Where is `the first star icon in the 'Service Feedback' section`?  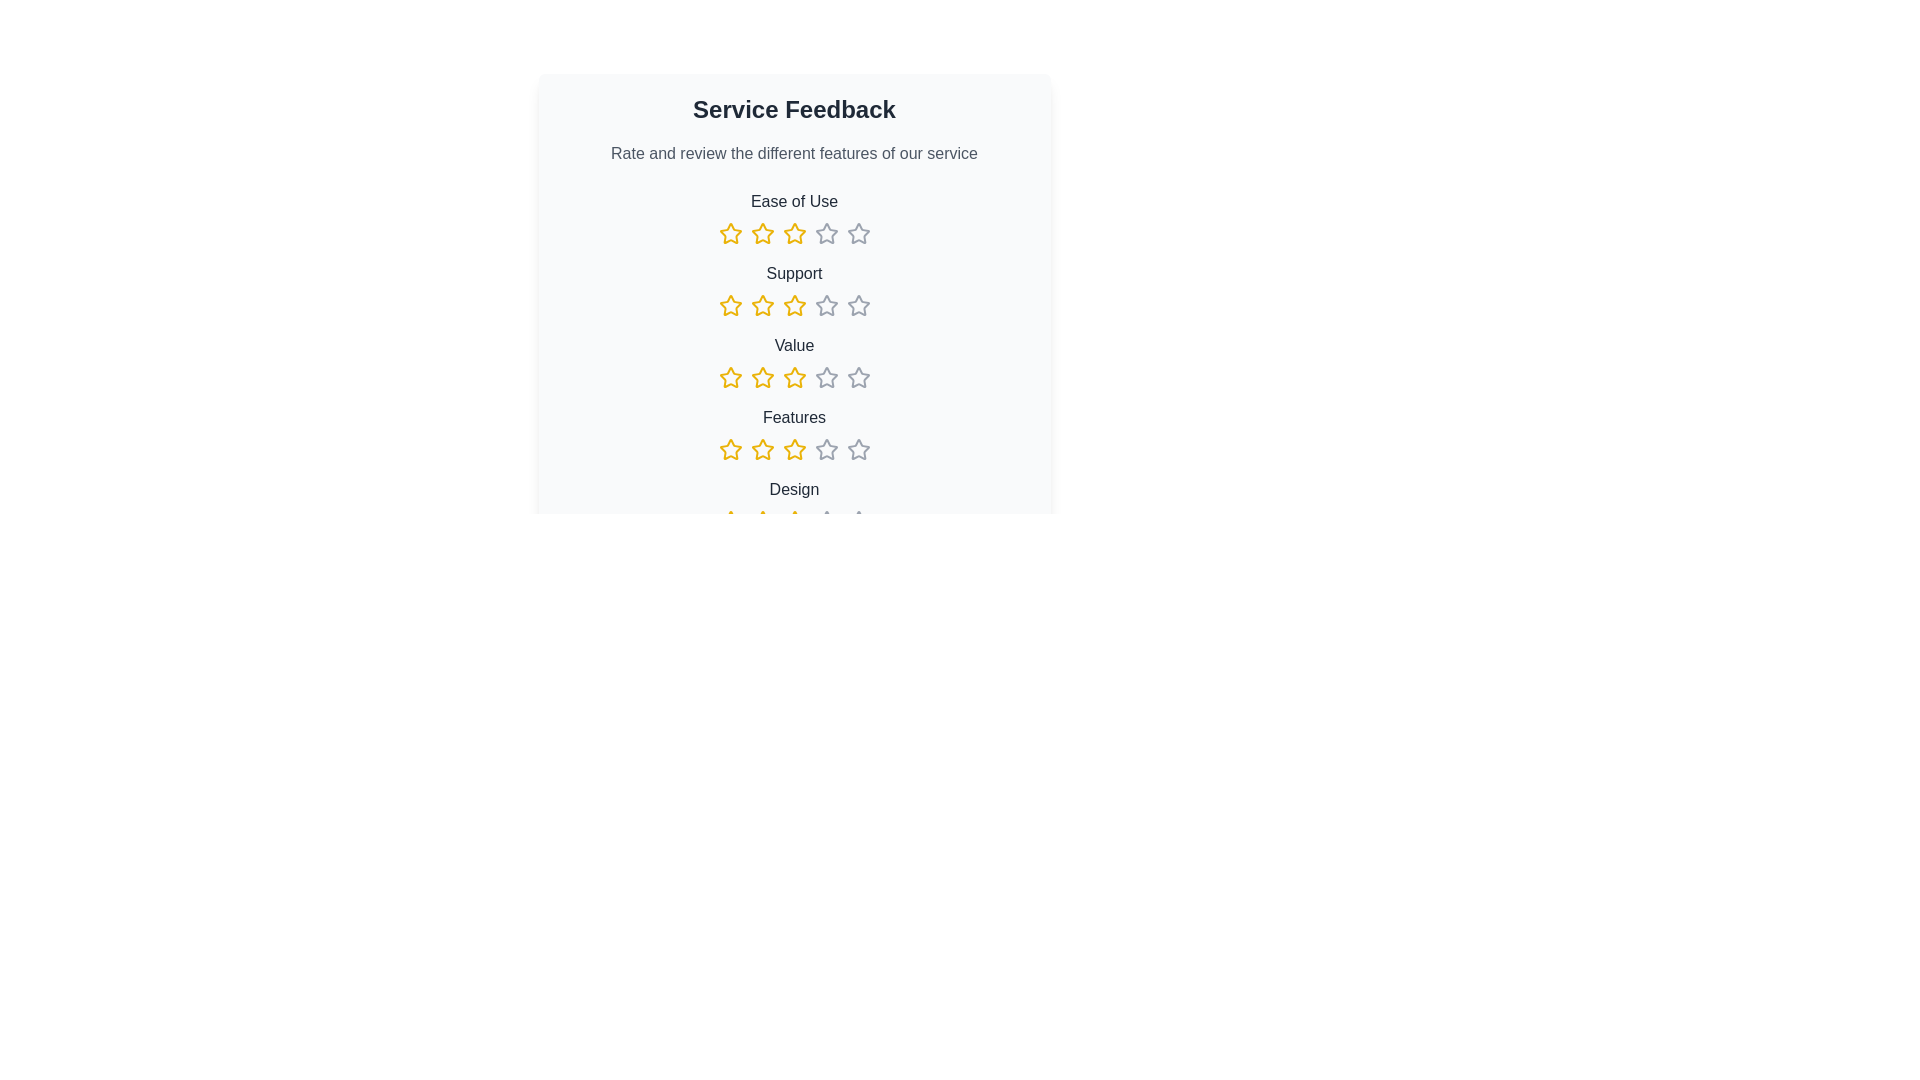 the first star icon in the 'Service Feedback' section is located at coordinates (729, 378).